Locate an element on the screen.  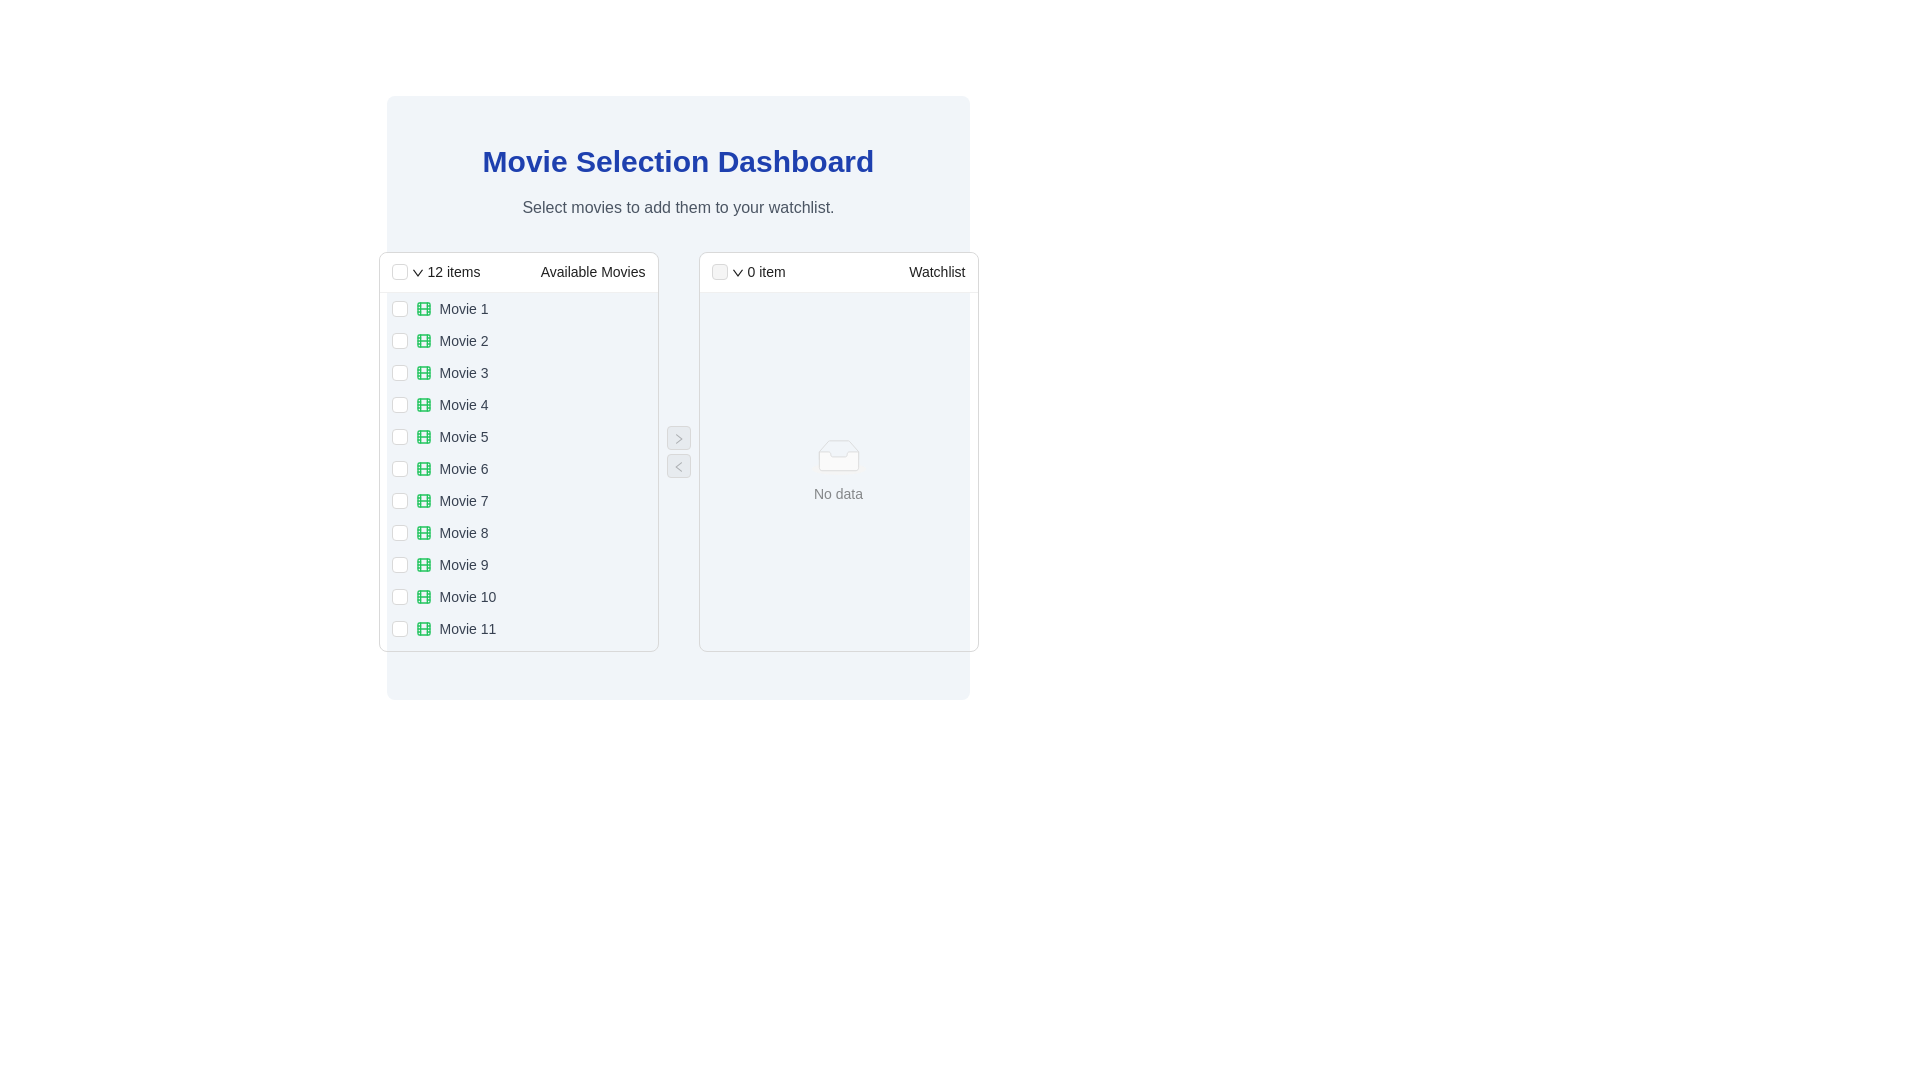
the fourth list item is located at coordinates (530, 405).